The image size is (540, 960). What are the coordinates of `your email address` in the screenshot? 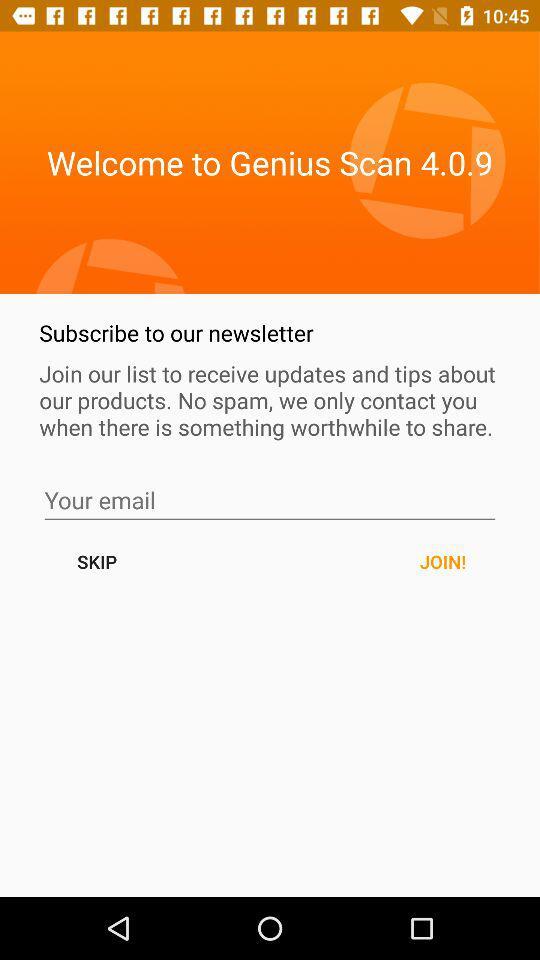 It's located at (270, 499).